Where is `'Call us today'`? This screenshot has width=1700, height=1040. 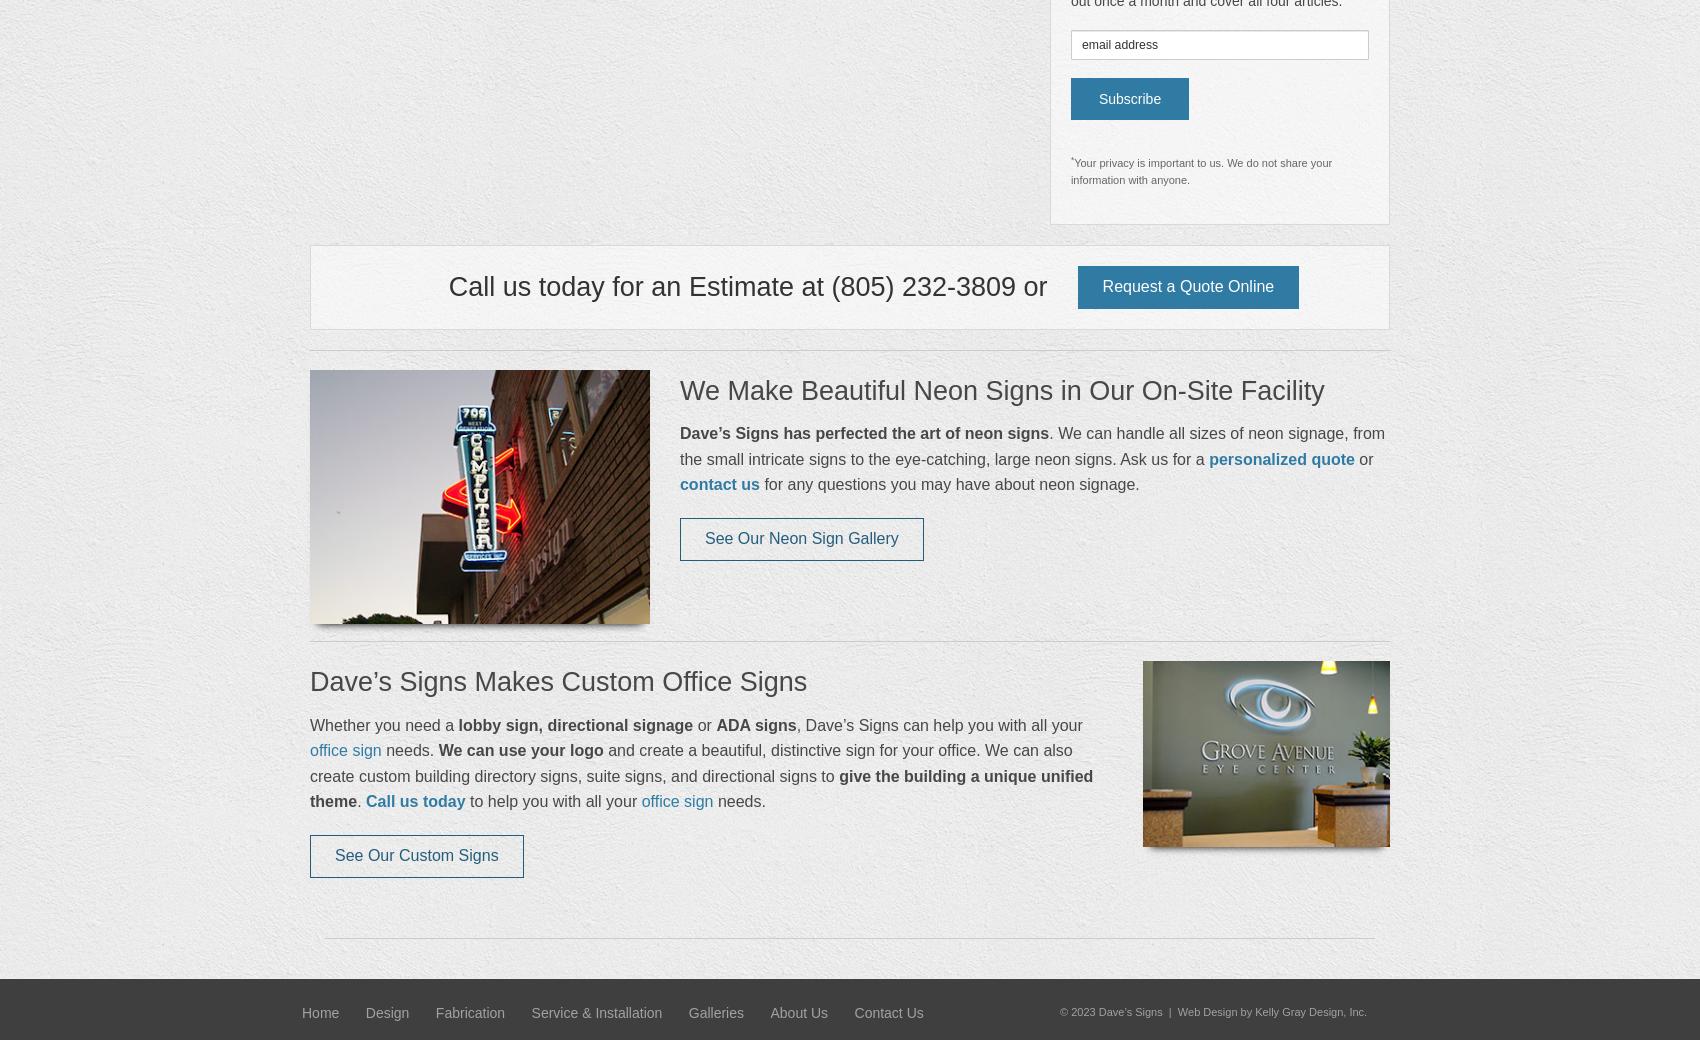 'Call us today' is located at coordinates (414, 800).